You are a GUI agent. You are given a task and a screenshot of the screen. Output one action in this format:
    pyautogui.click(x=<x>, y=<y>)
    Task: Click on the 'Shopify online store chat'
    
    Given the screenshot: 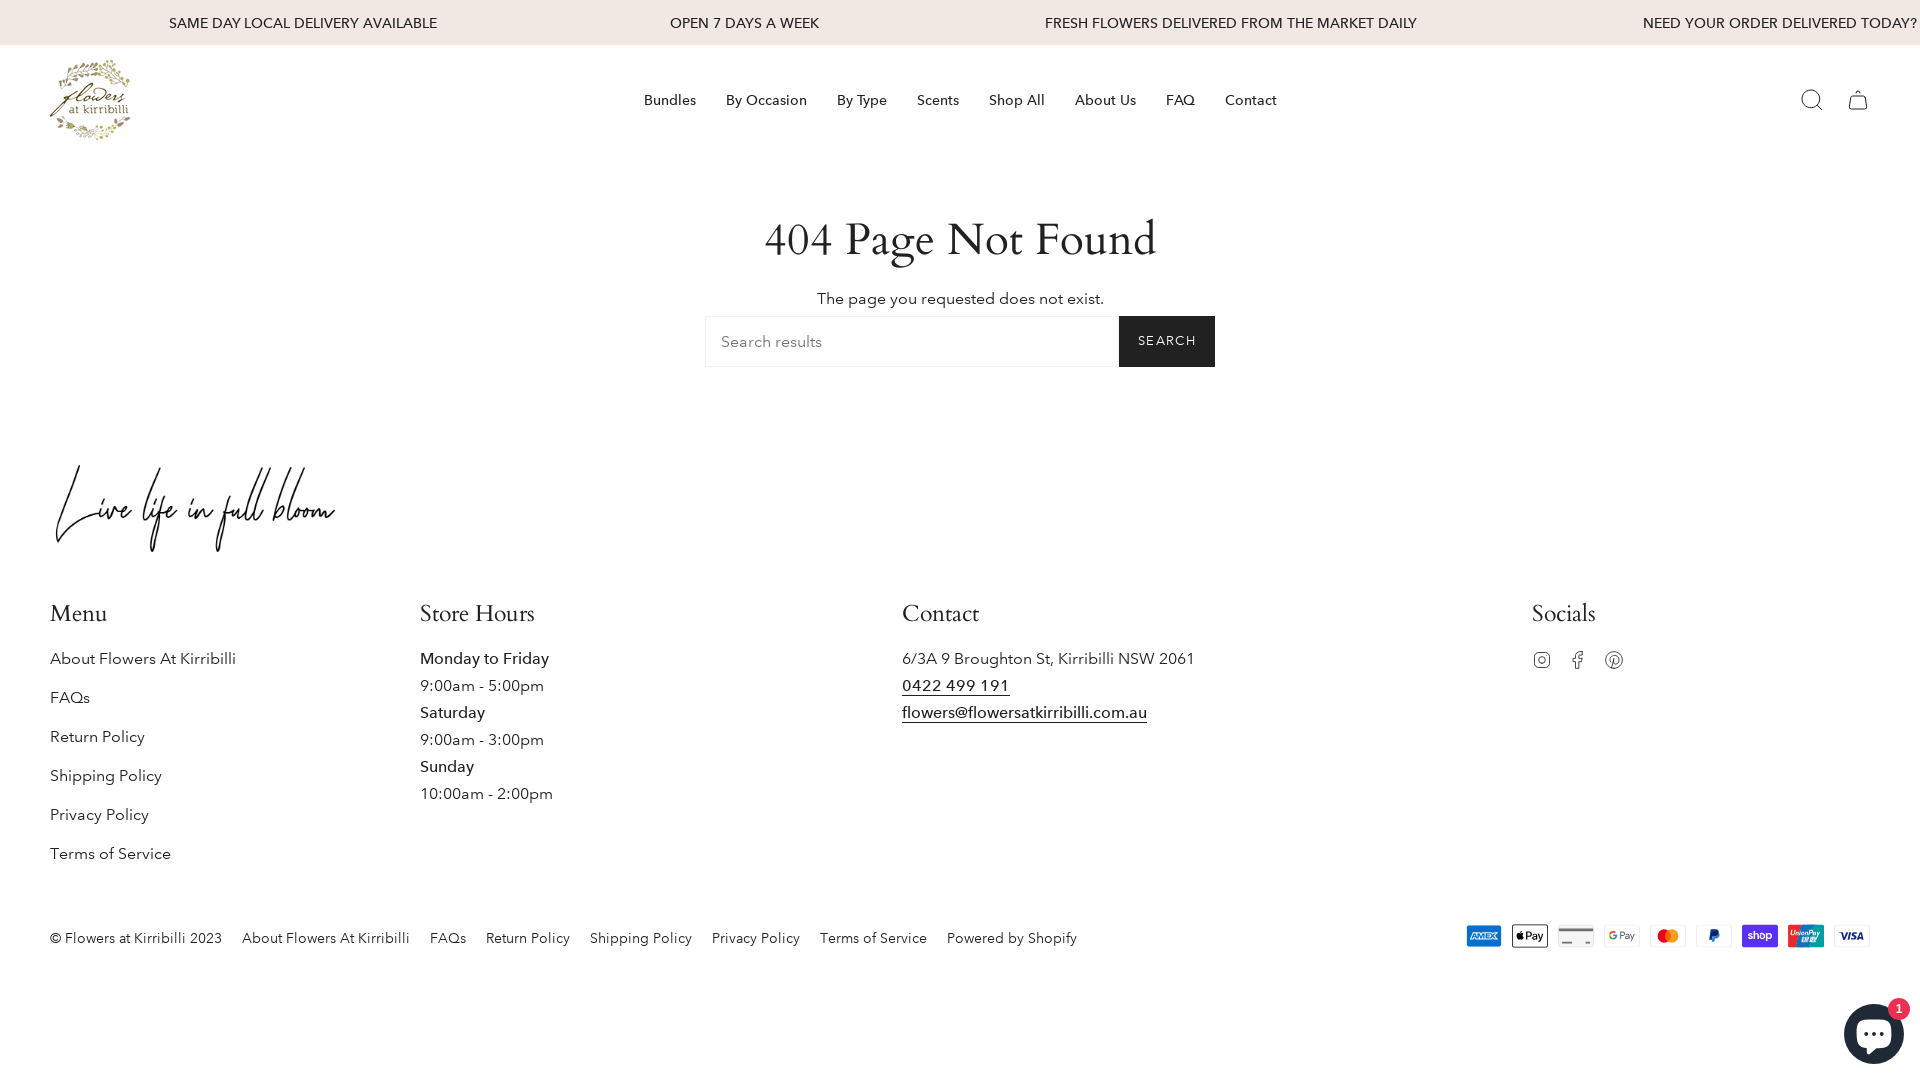 What is the action you would take?
    pyautogui.click(x=1872, y=1029)
    